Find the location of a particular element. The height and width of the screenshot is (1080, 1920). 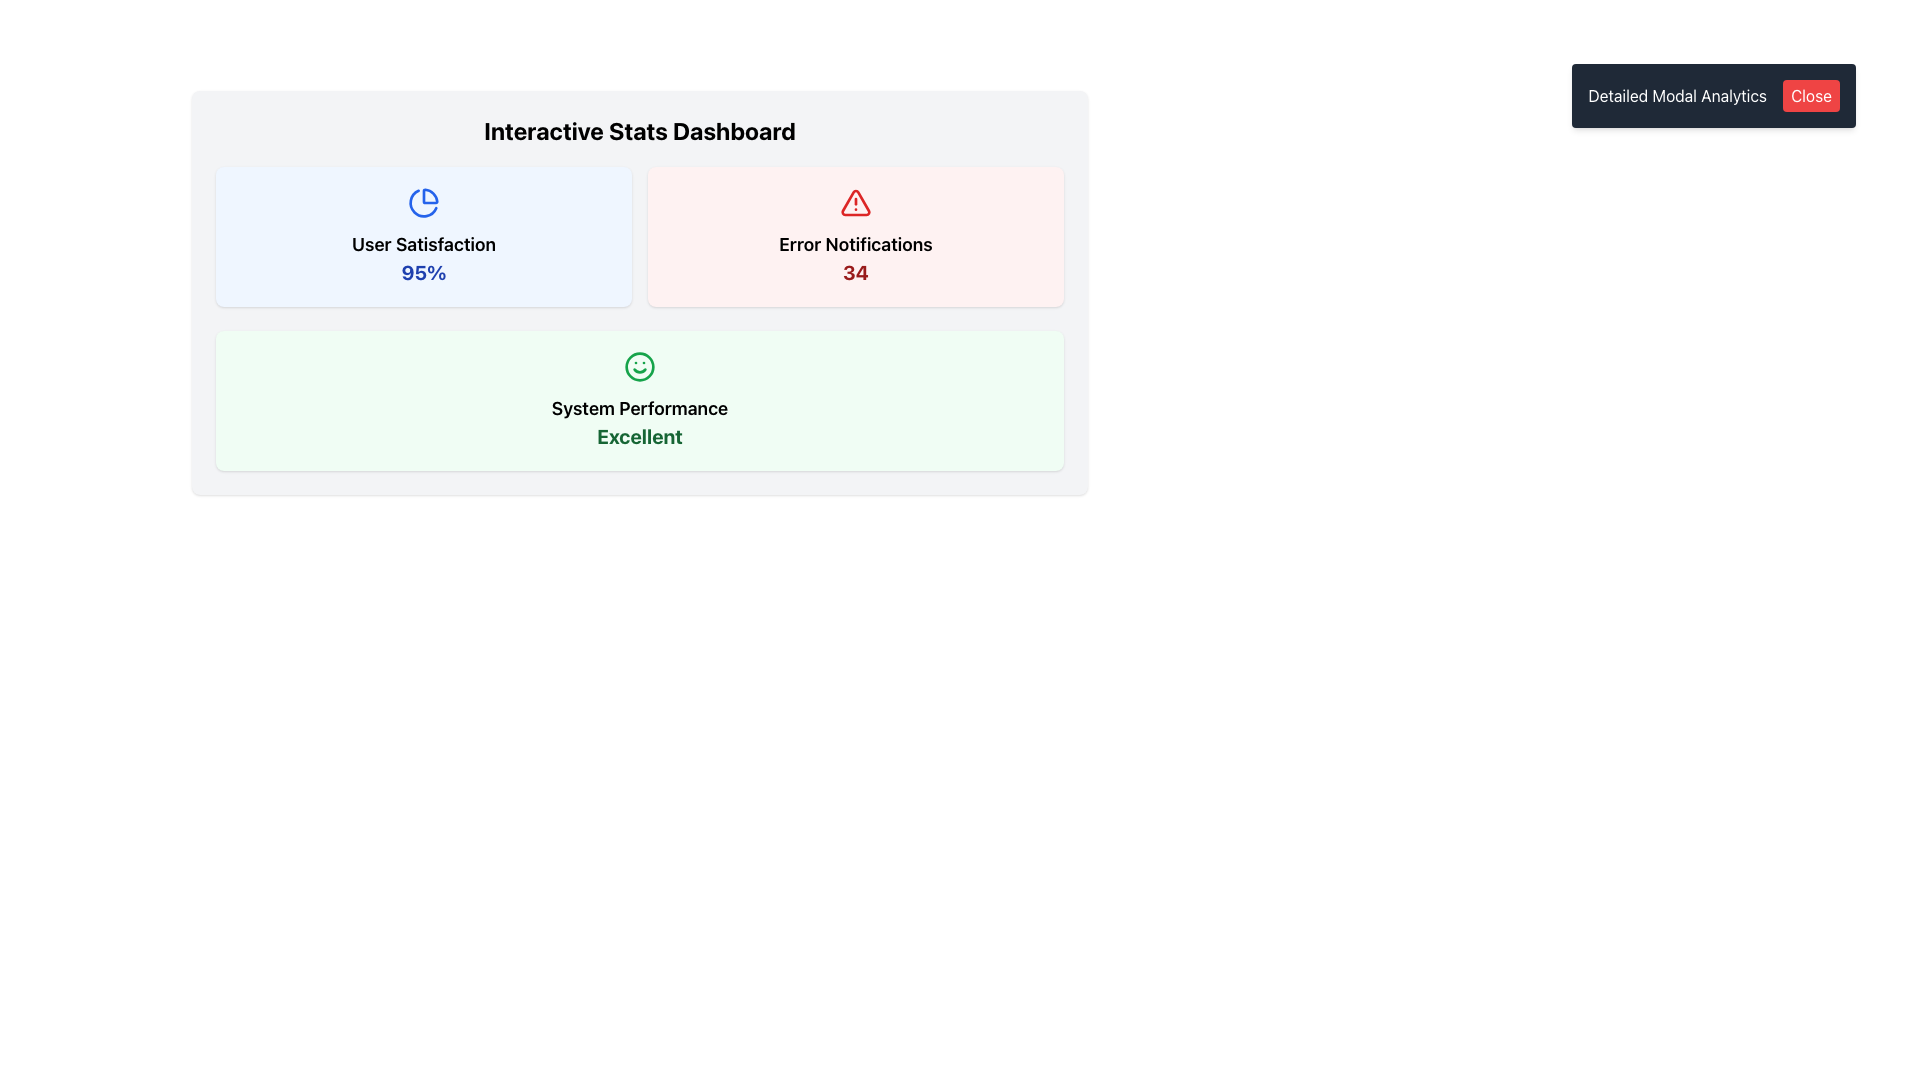

the Label/Text element that indicates the user satisfaction metric, located on the light blue card in the top-left corner, positioned below a circular icon and above the '95%' text is located at coordinates (422, 244).